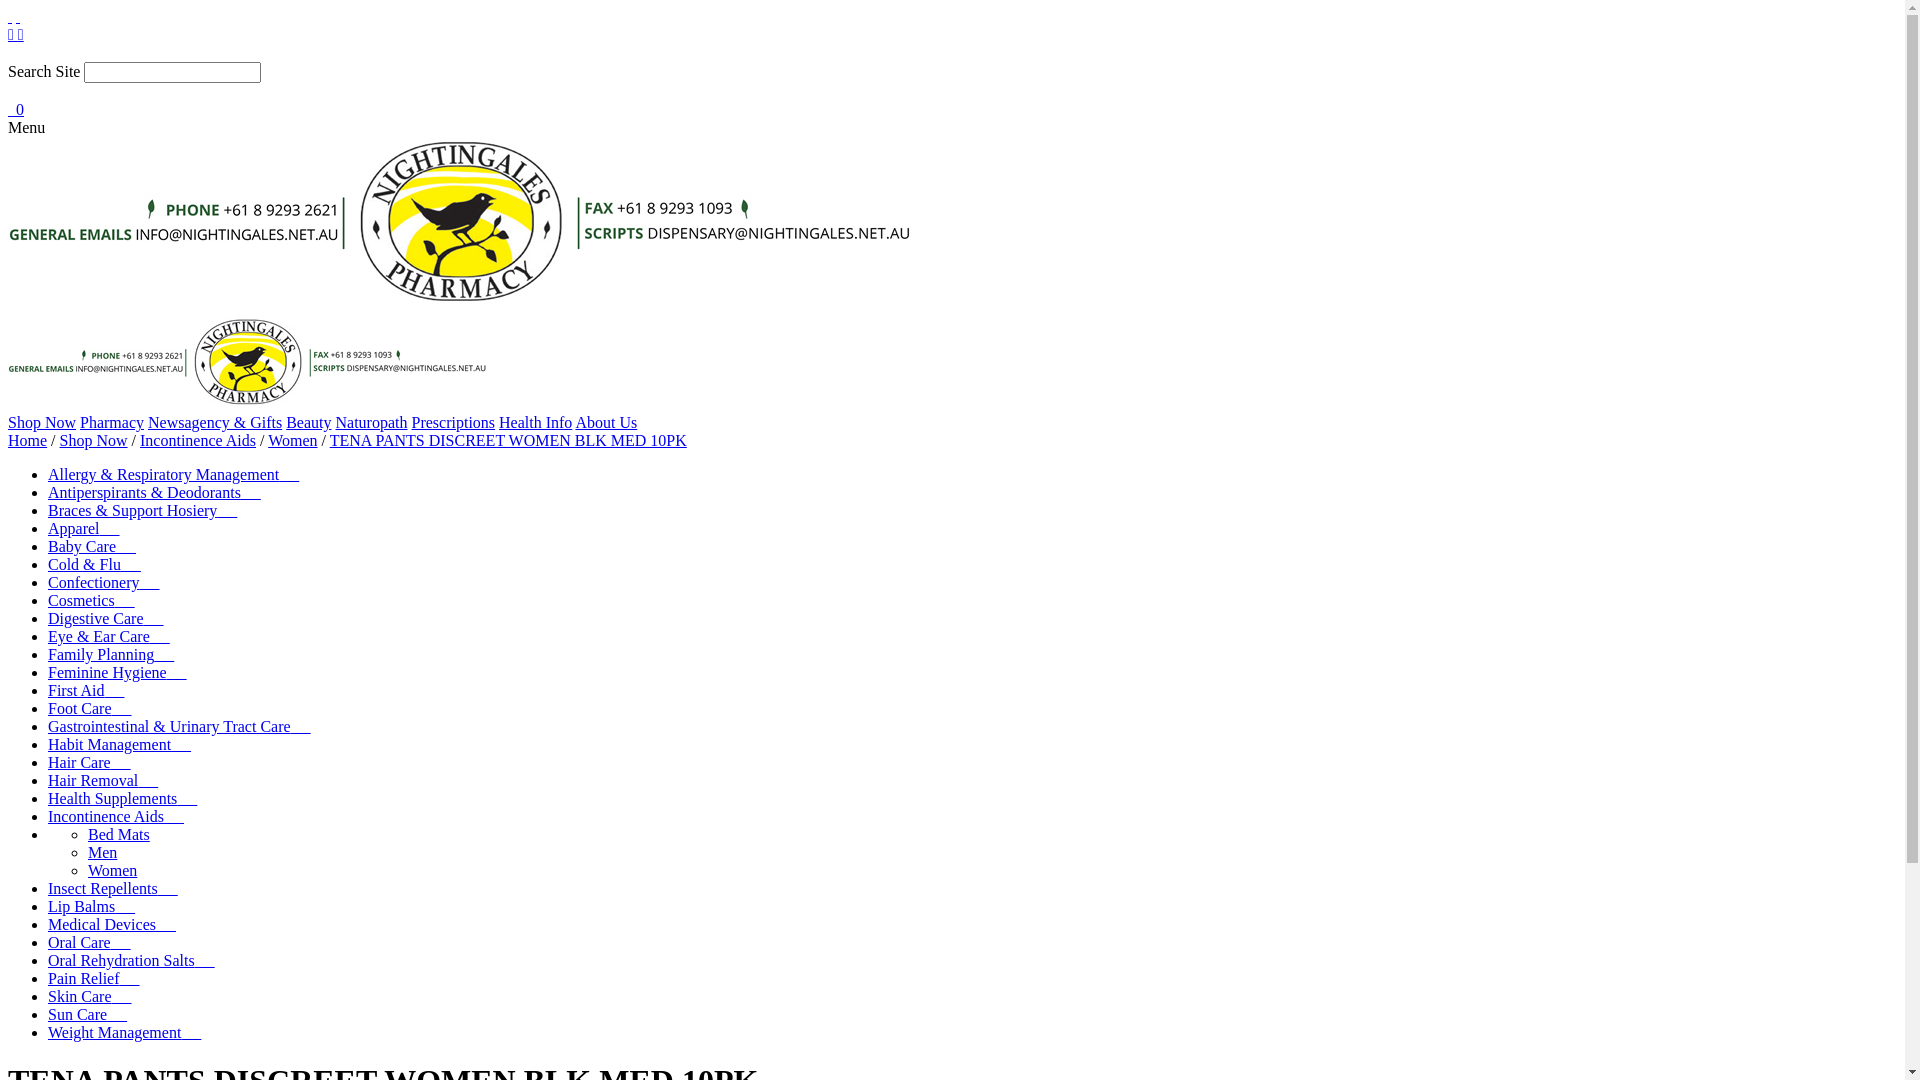 Image resolution: width=1920 pixels, height=1080 pixels. Describe the element at coordinates (535, 421) in the screenshot. I see `'Health Info'` at that location.